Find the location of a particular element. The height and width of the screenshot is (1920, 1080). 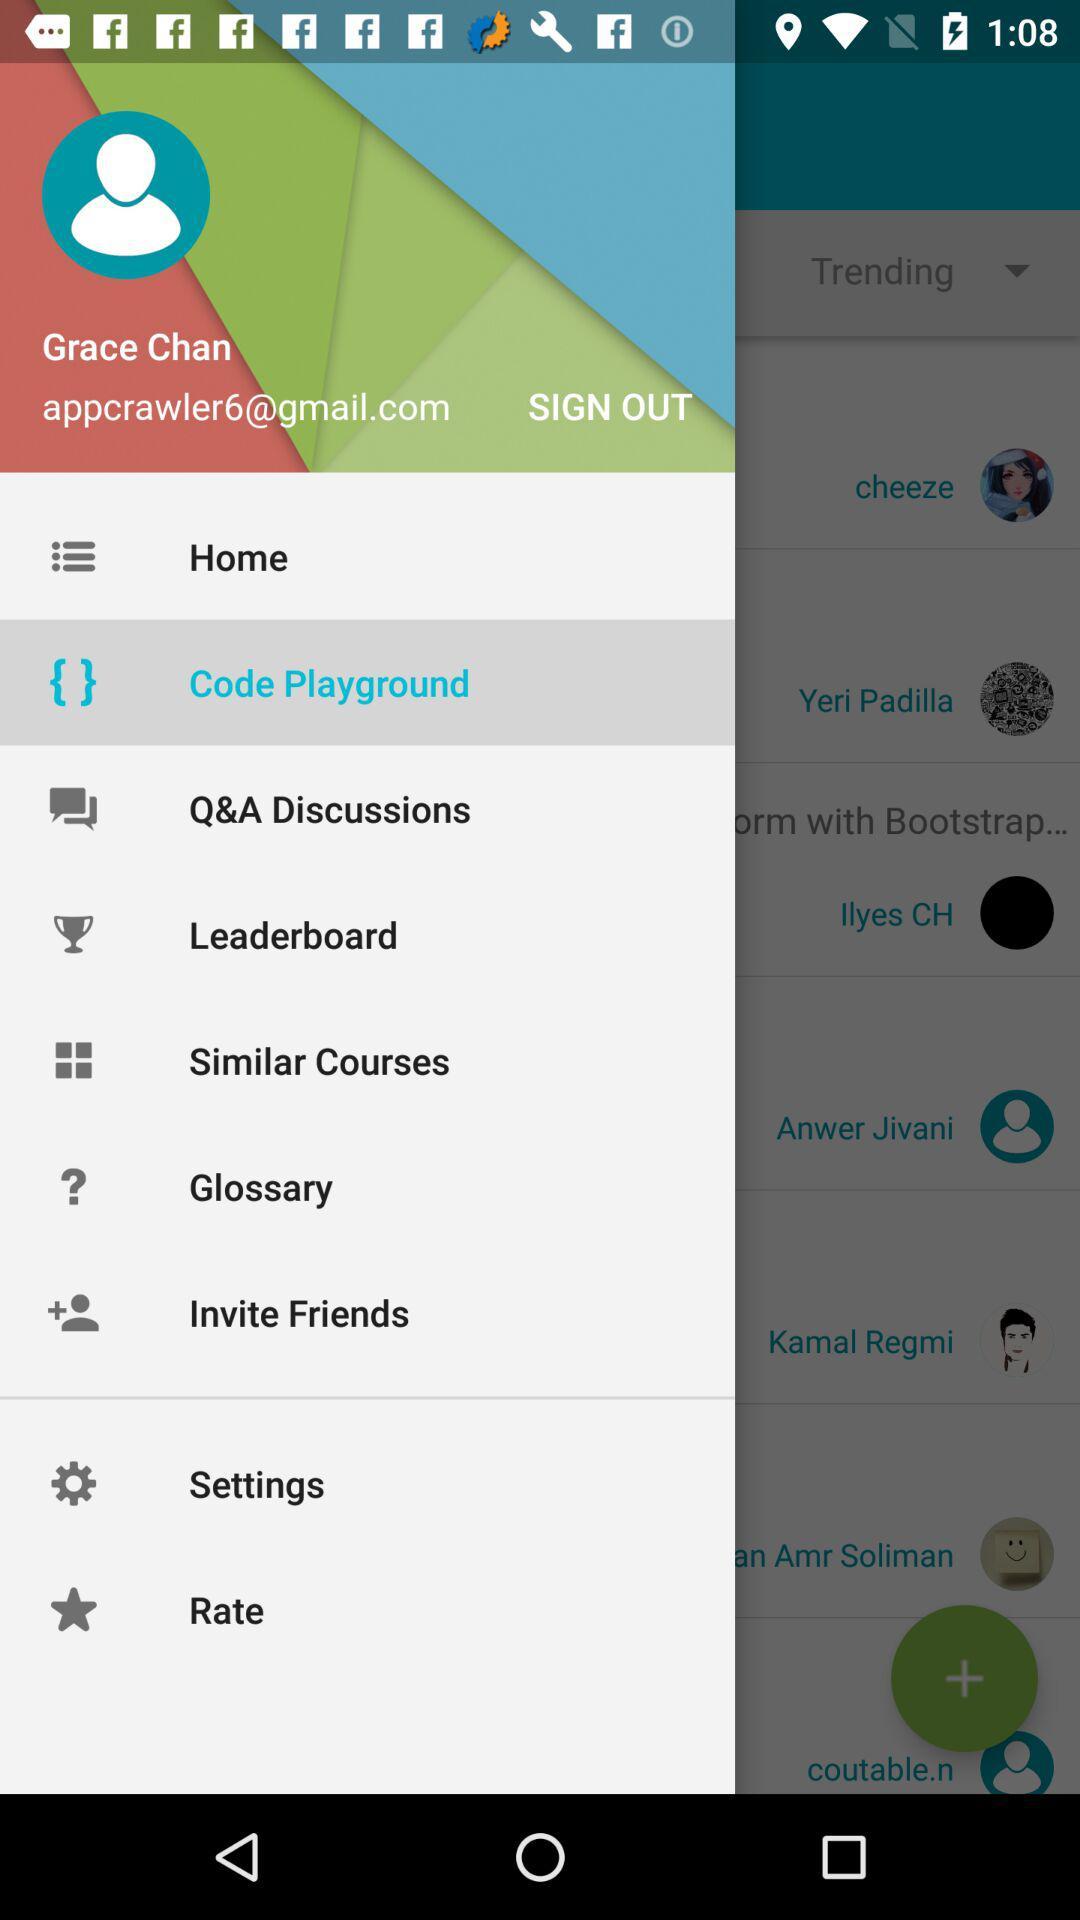

the add icon is located at coordinates (963, 1678).